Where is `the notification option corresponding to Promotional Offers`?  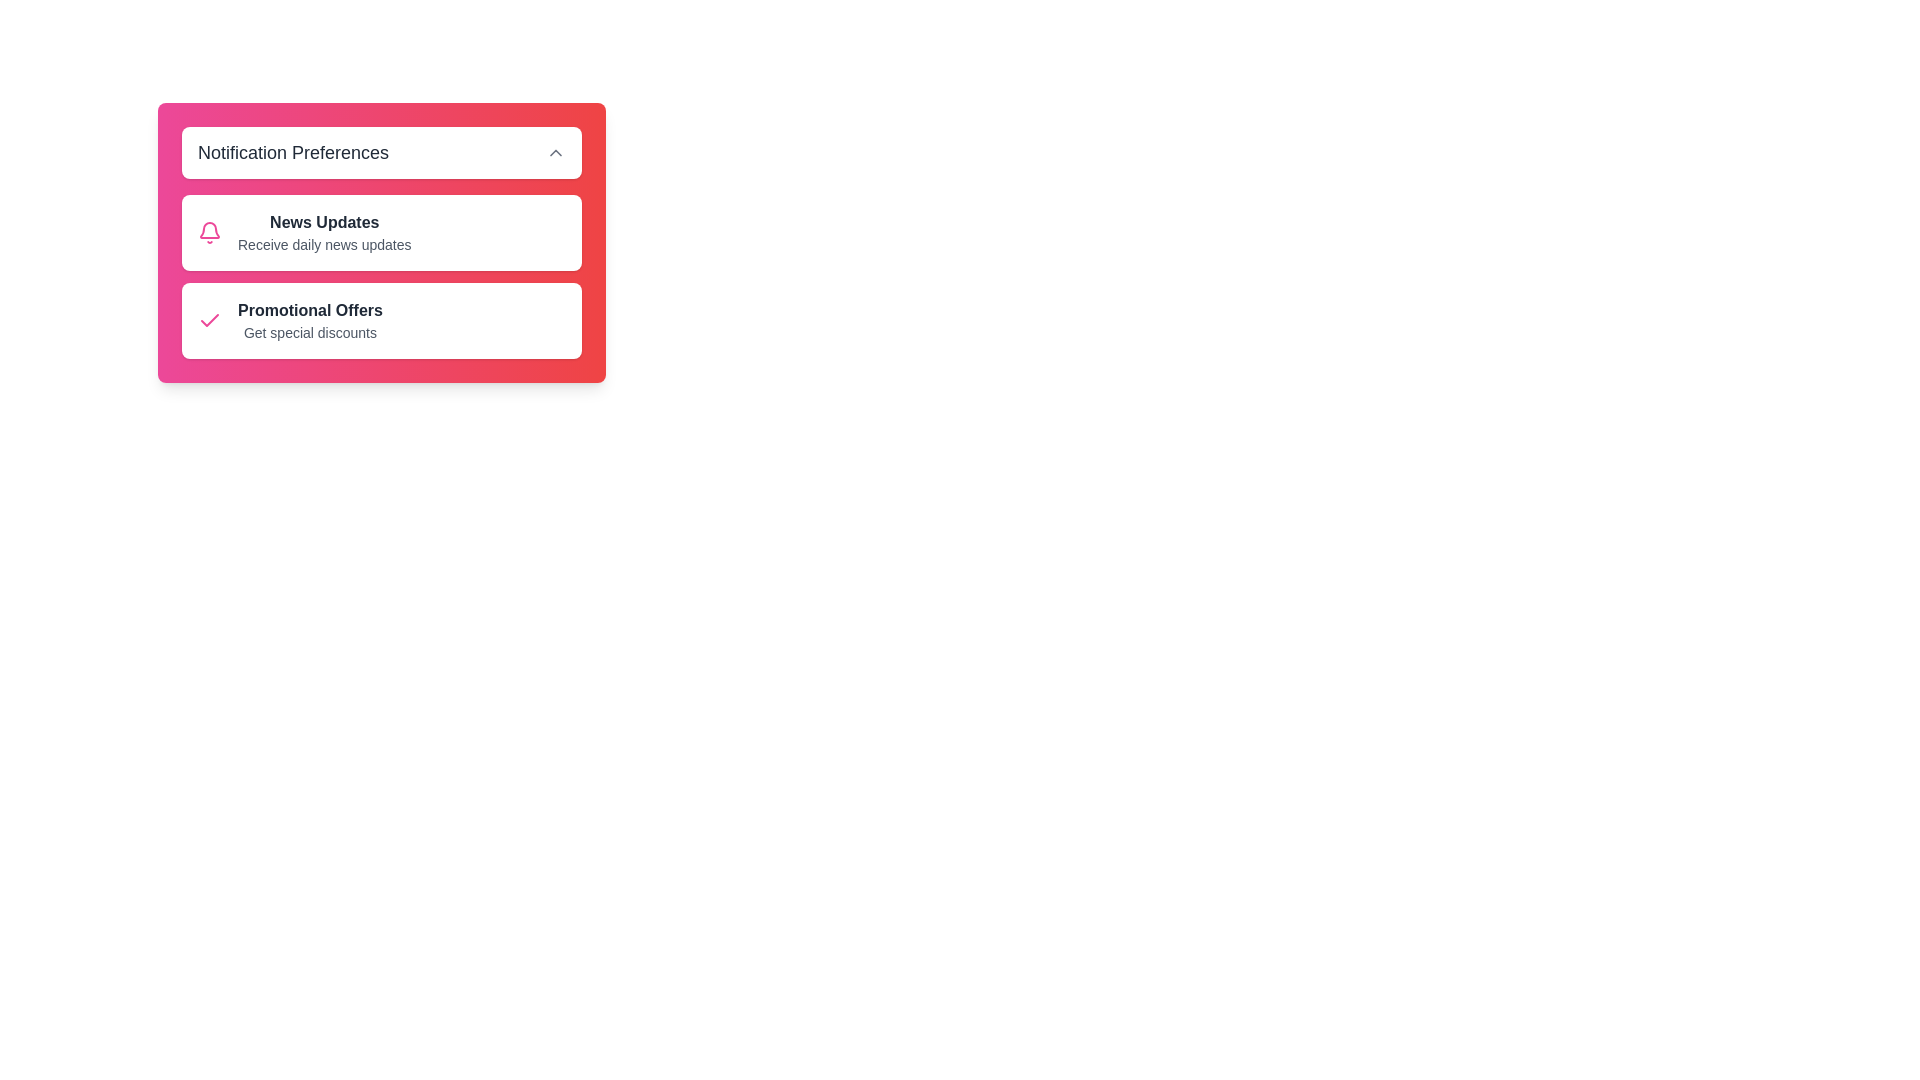
the notification option corresponding to Promotional Offers is located at coordinates (210, 319).